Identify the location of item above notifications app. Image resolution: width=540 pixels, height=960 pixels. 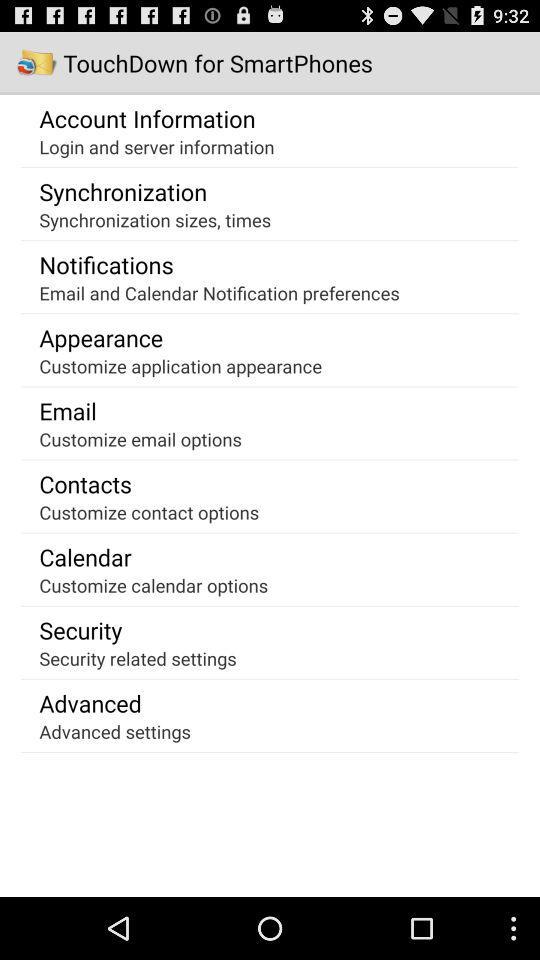
(154, 219).